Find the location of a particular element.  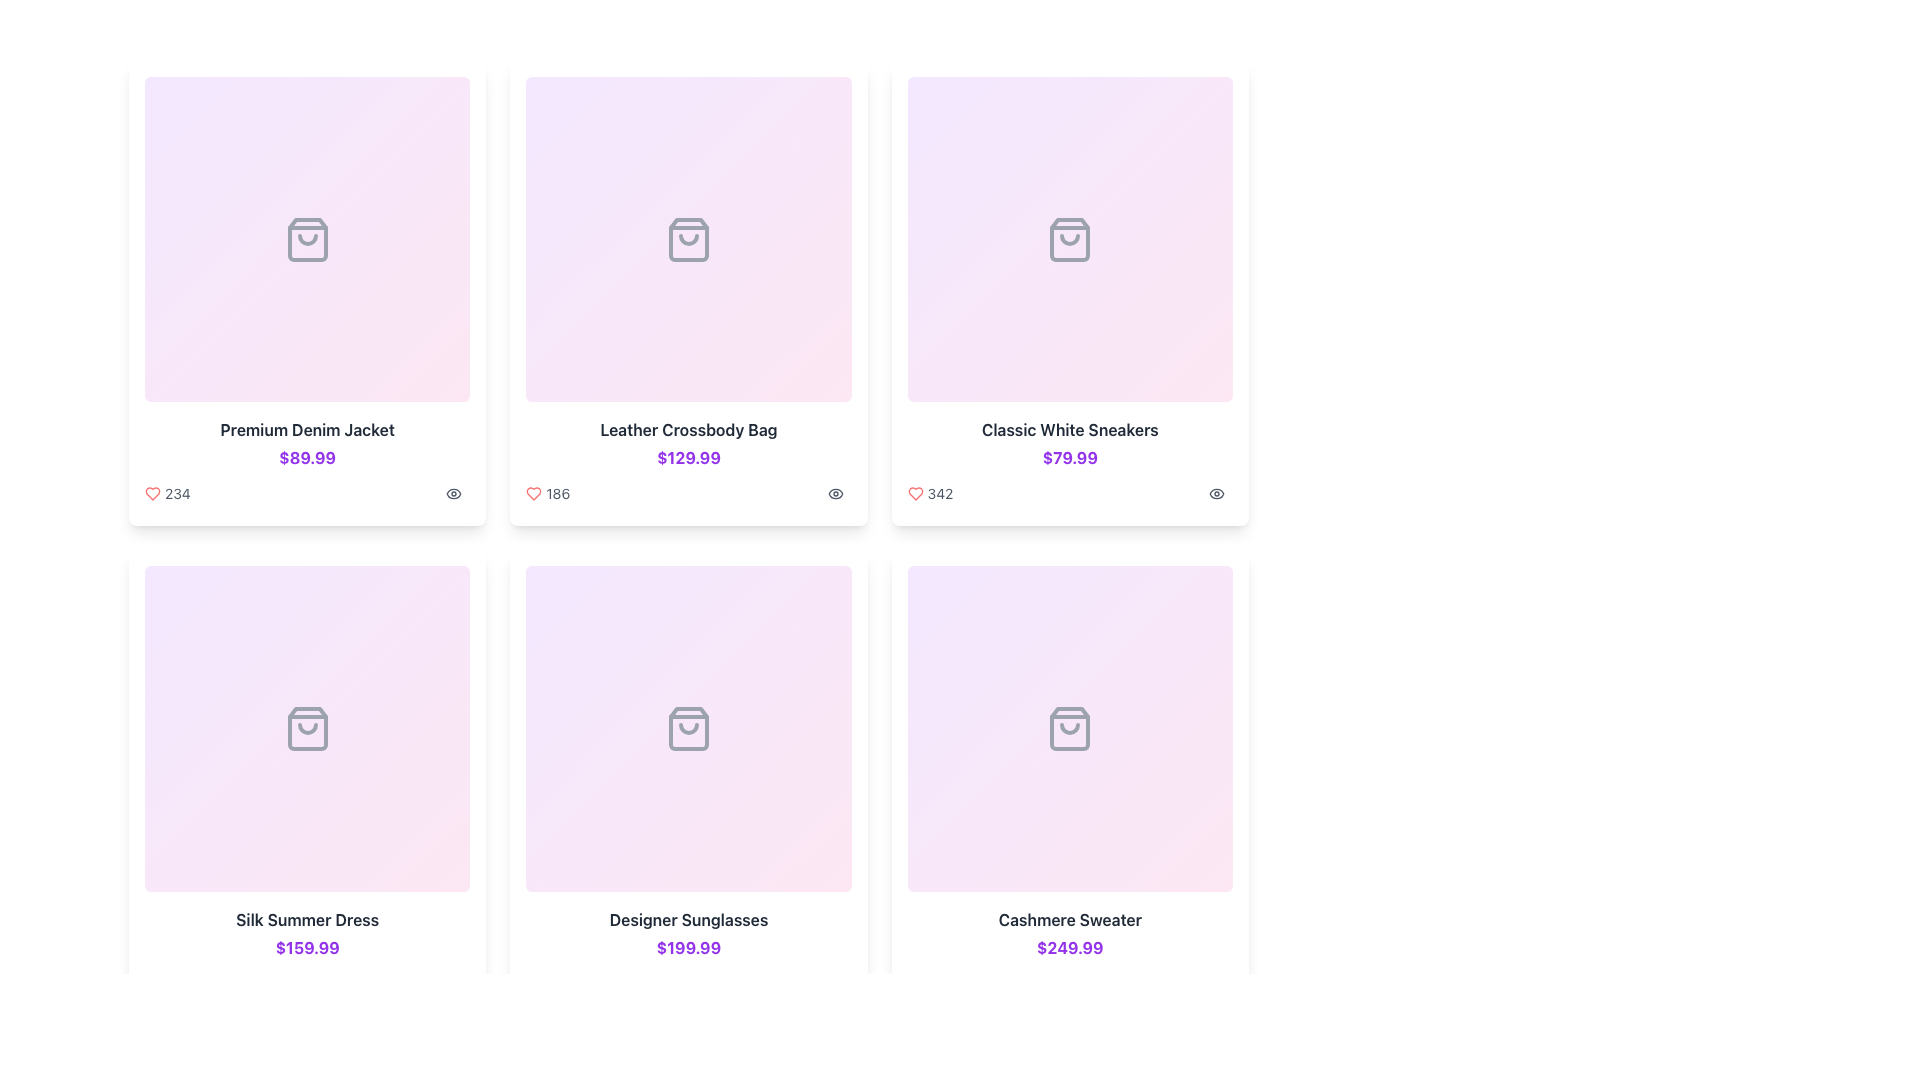

the shopping bag icon located in the top row, third card from the left, which has a gray outline that turns purple on hover is located at coordinates (1069, 238).